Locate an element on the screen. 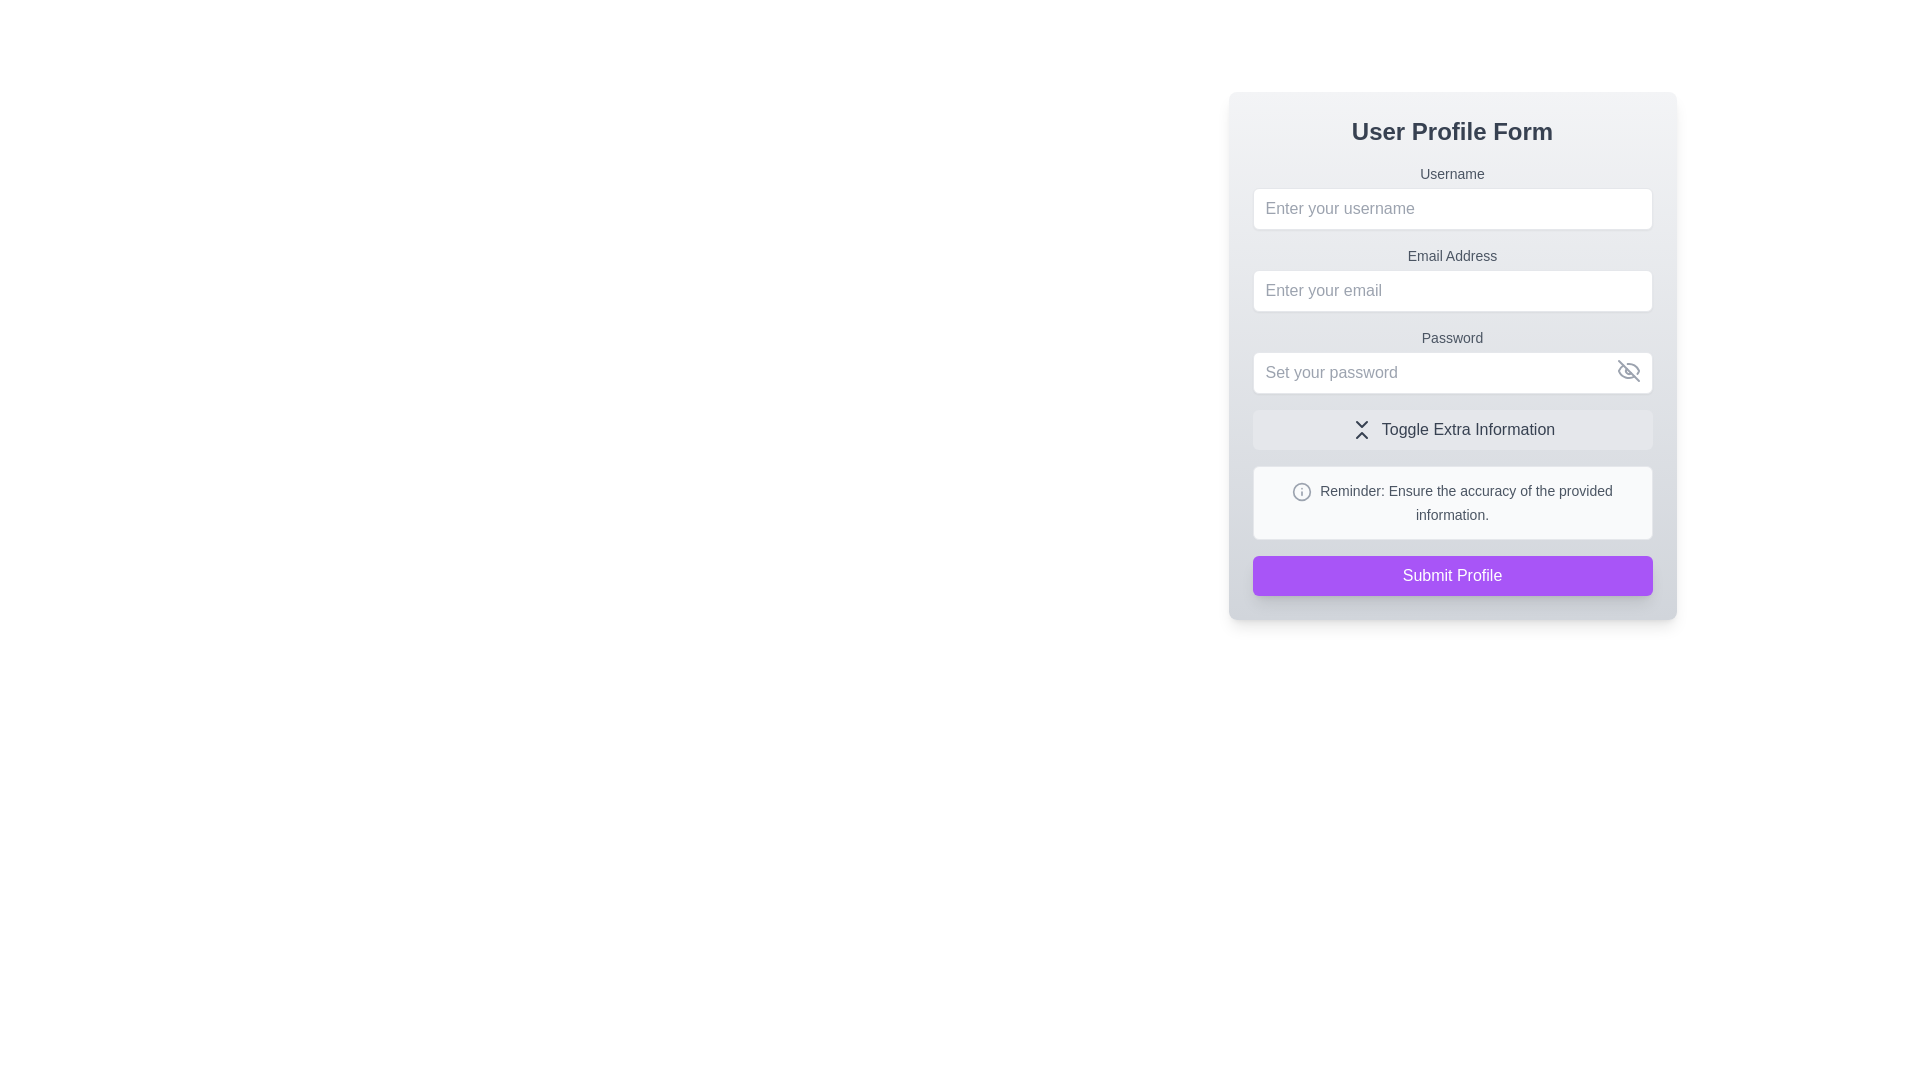 The image size is (1920, 1080). the 'Password' text label, which is styled in a smaller gray font and is the first element in the password input section of the profile form is located at coordinates (1452, 337).